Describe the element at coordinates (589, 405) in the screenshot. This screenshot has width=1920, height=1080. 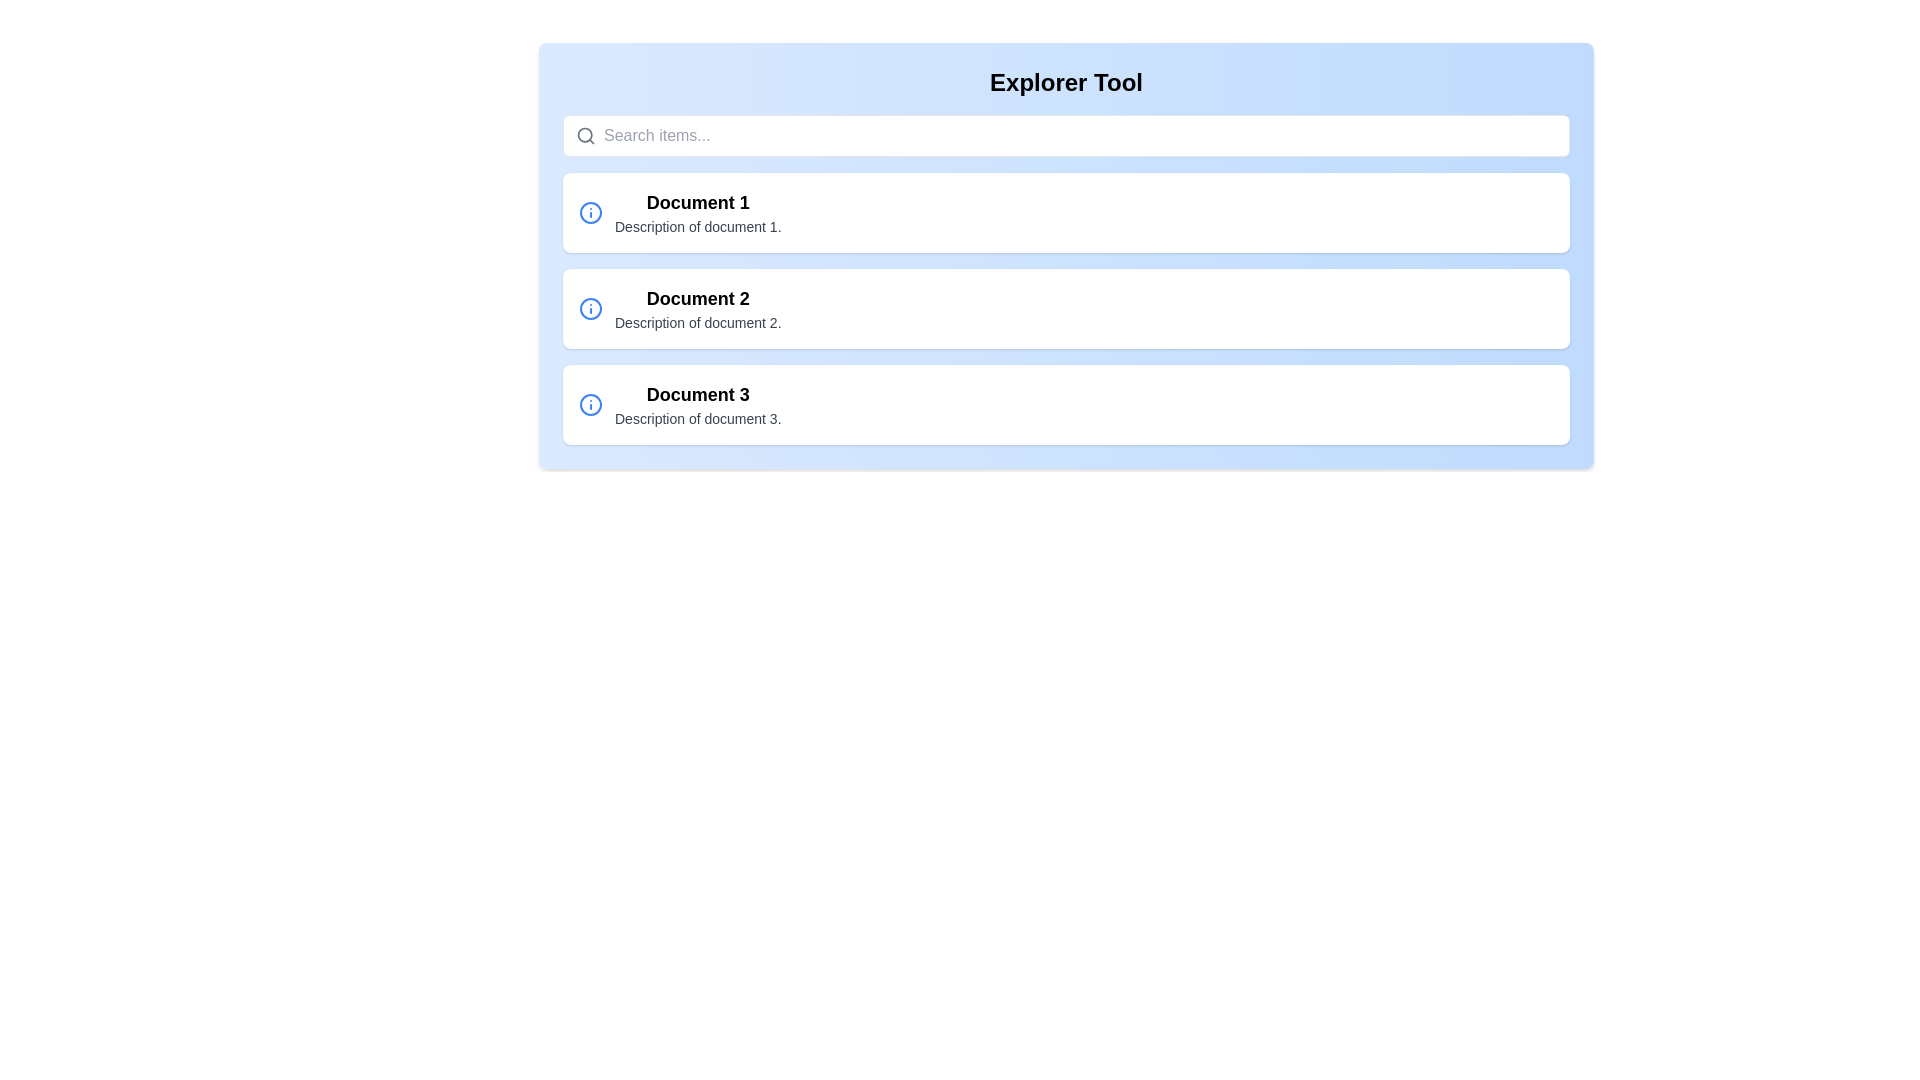
I see `the circular outline icon that represents the 'Document 3' entry, located to the left of the text in the third entry of the vertical list` at that location.